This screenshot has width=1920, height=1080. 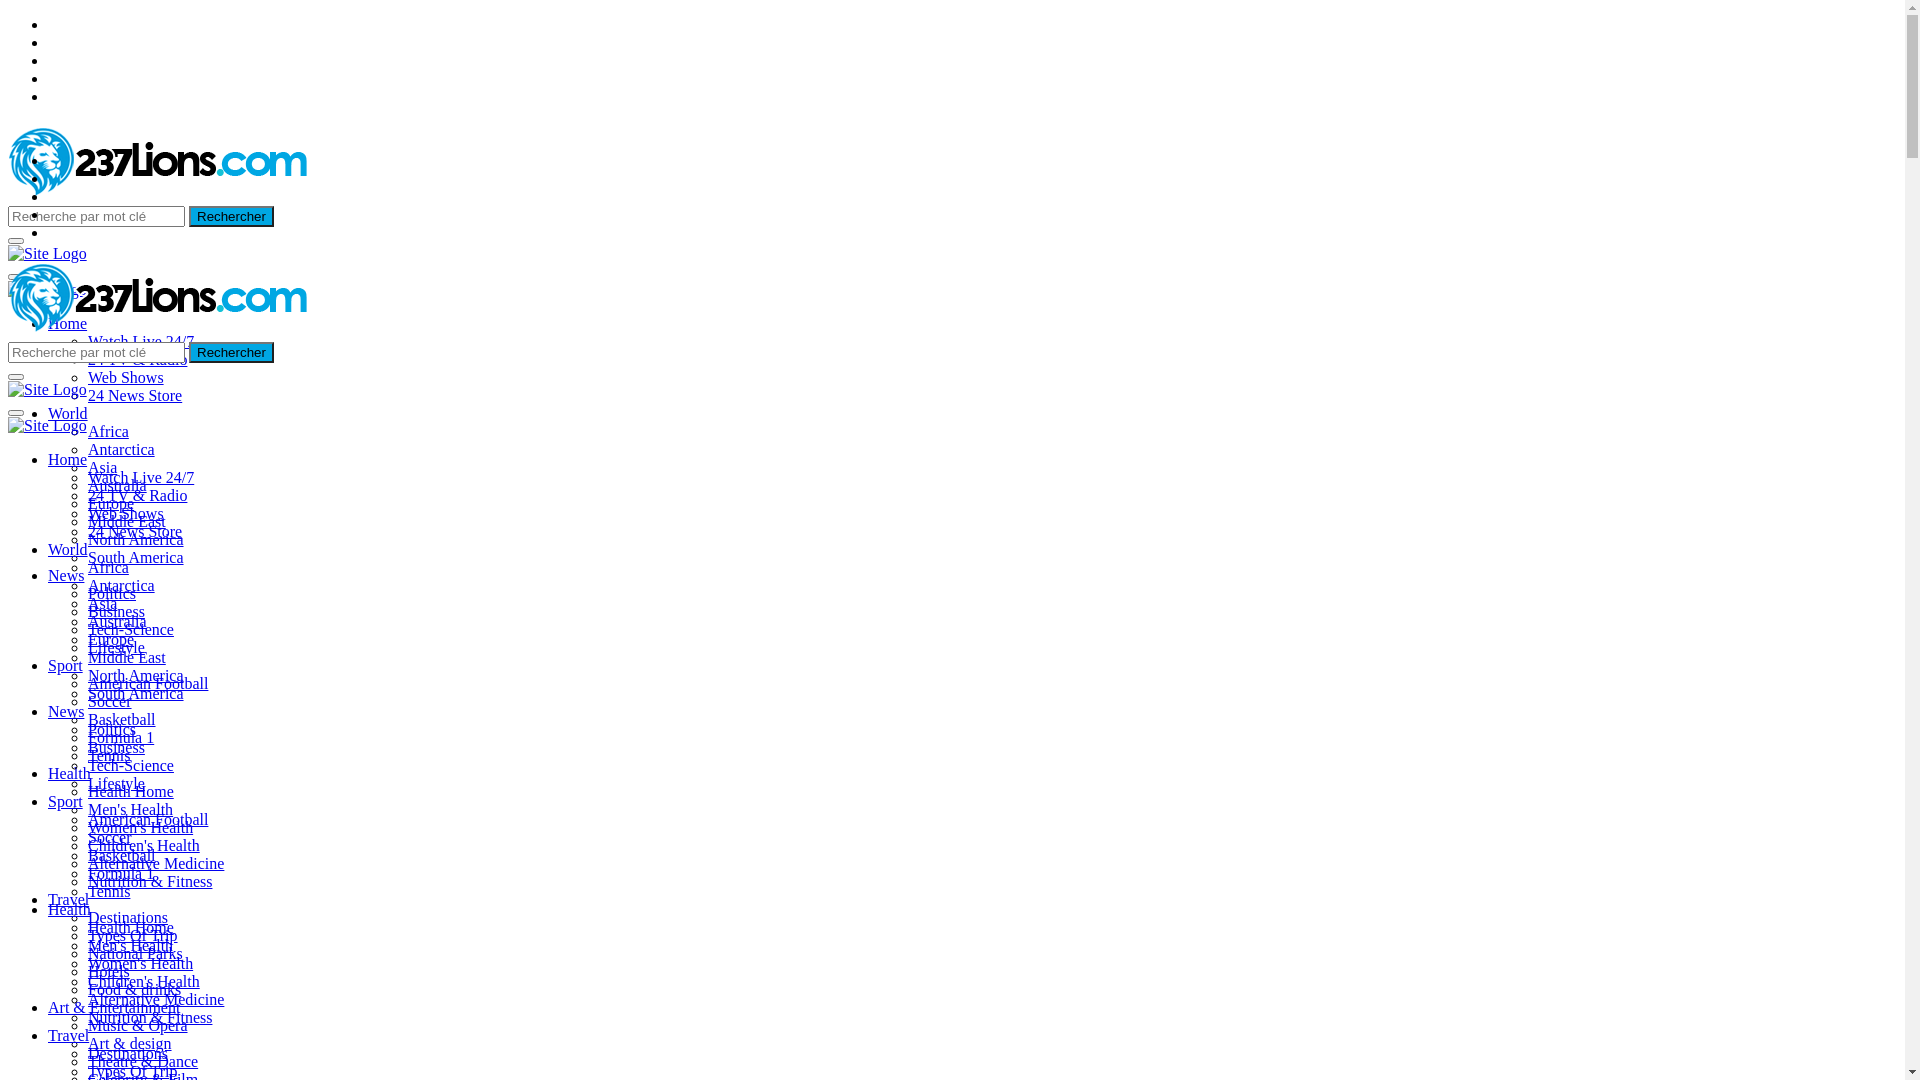 I want to click on 'Europe', so click(x=109, y=502).